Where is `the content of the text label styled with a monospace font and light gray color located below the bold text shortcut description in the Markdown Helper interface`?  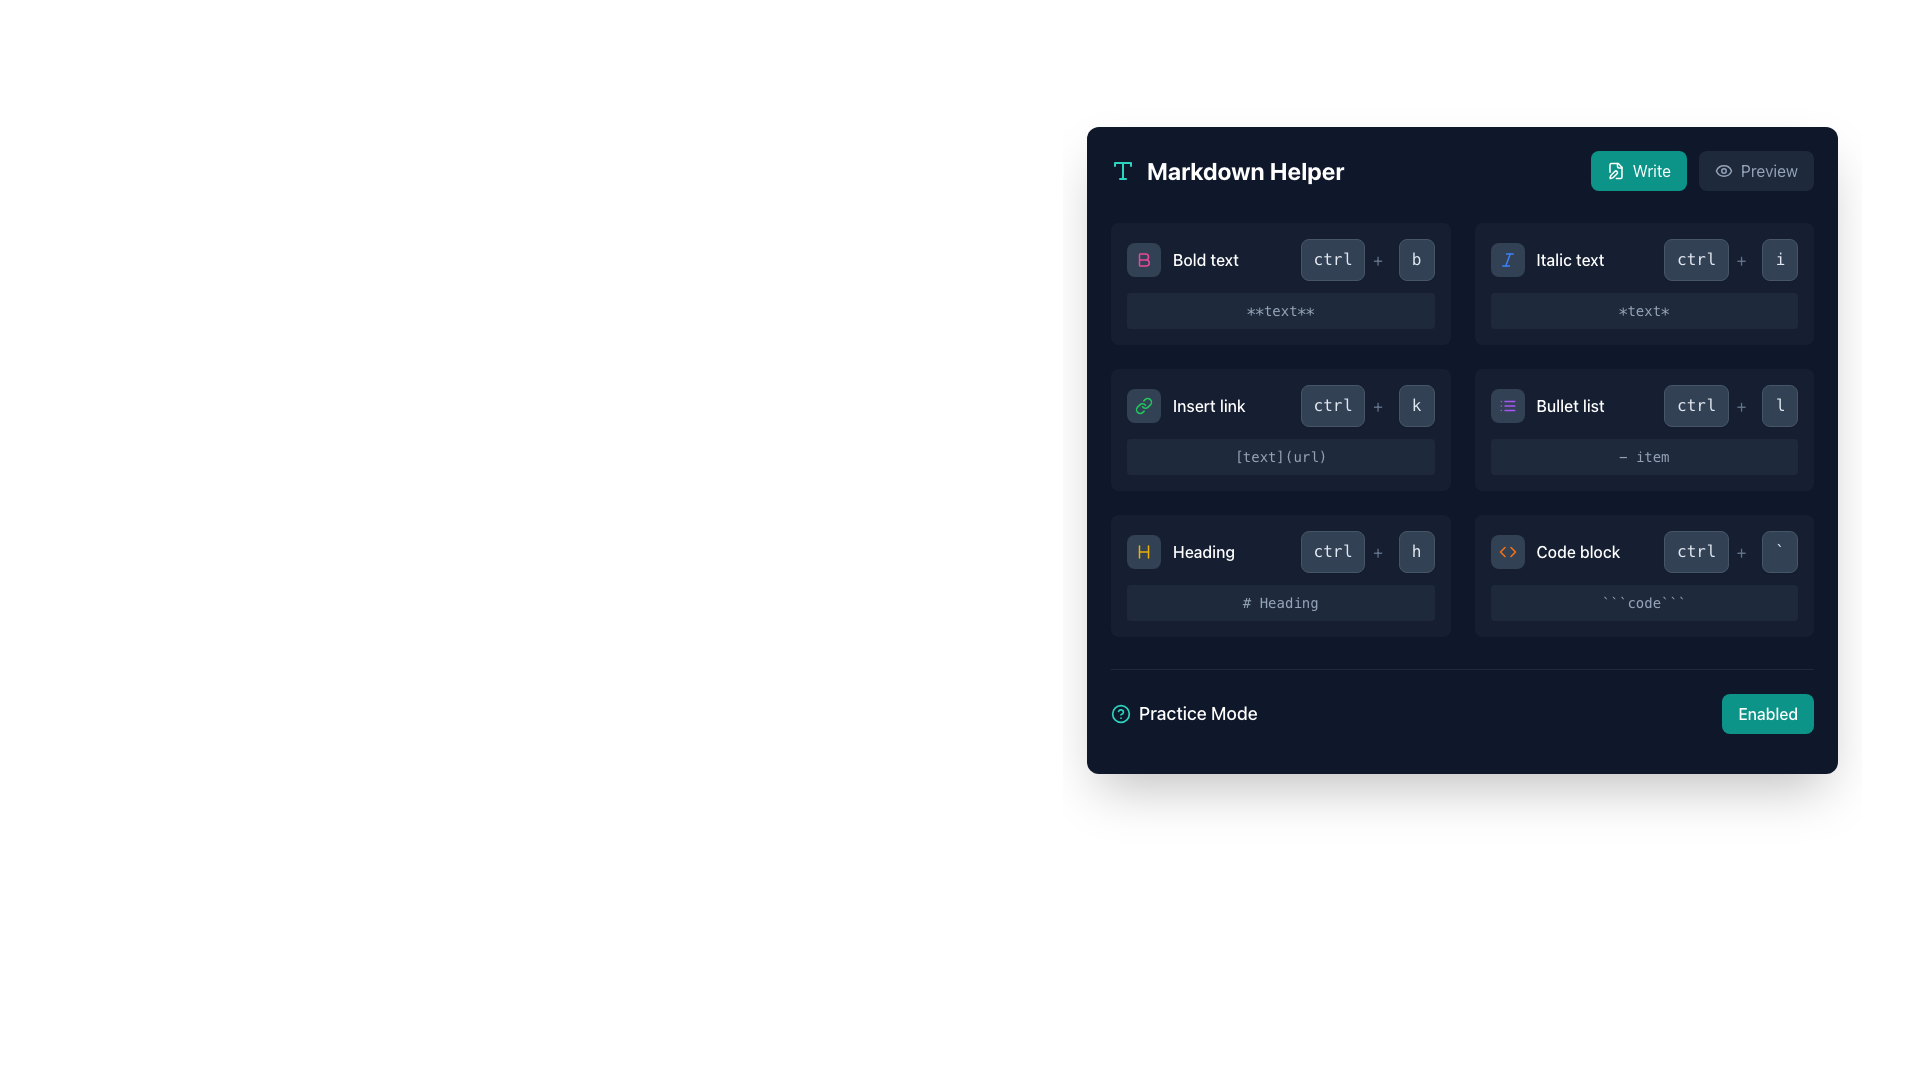 the content of the text label styled with a monospace font and light gray color located below the bold text shortcut description in the Markdown Helper interface is located at coordinates (1280, 311).